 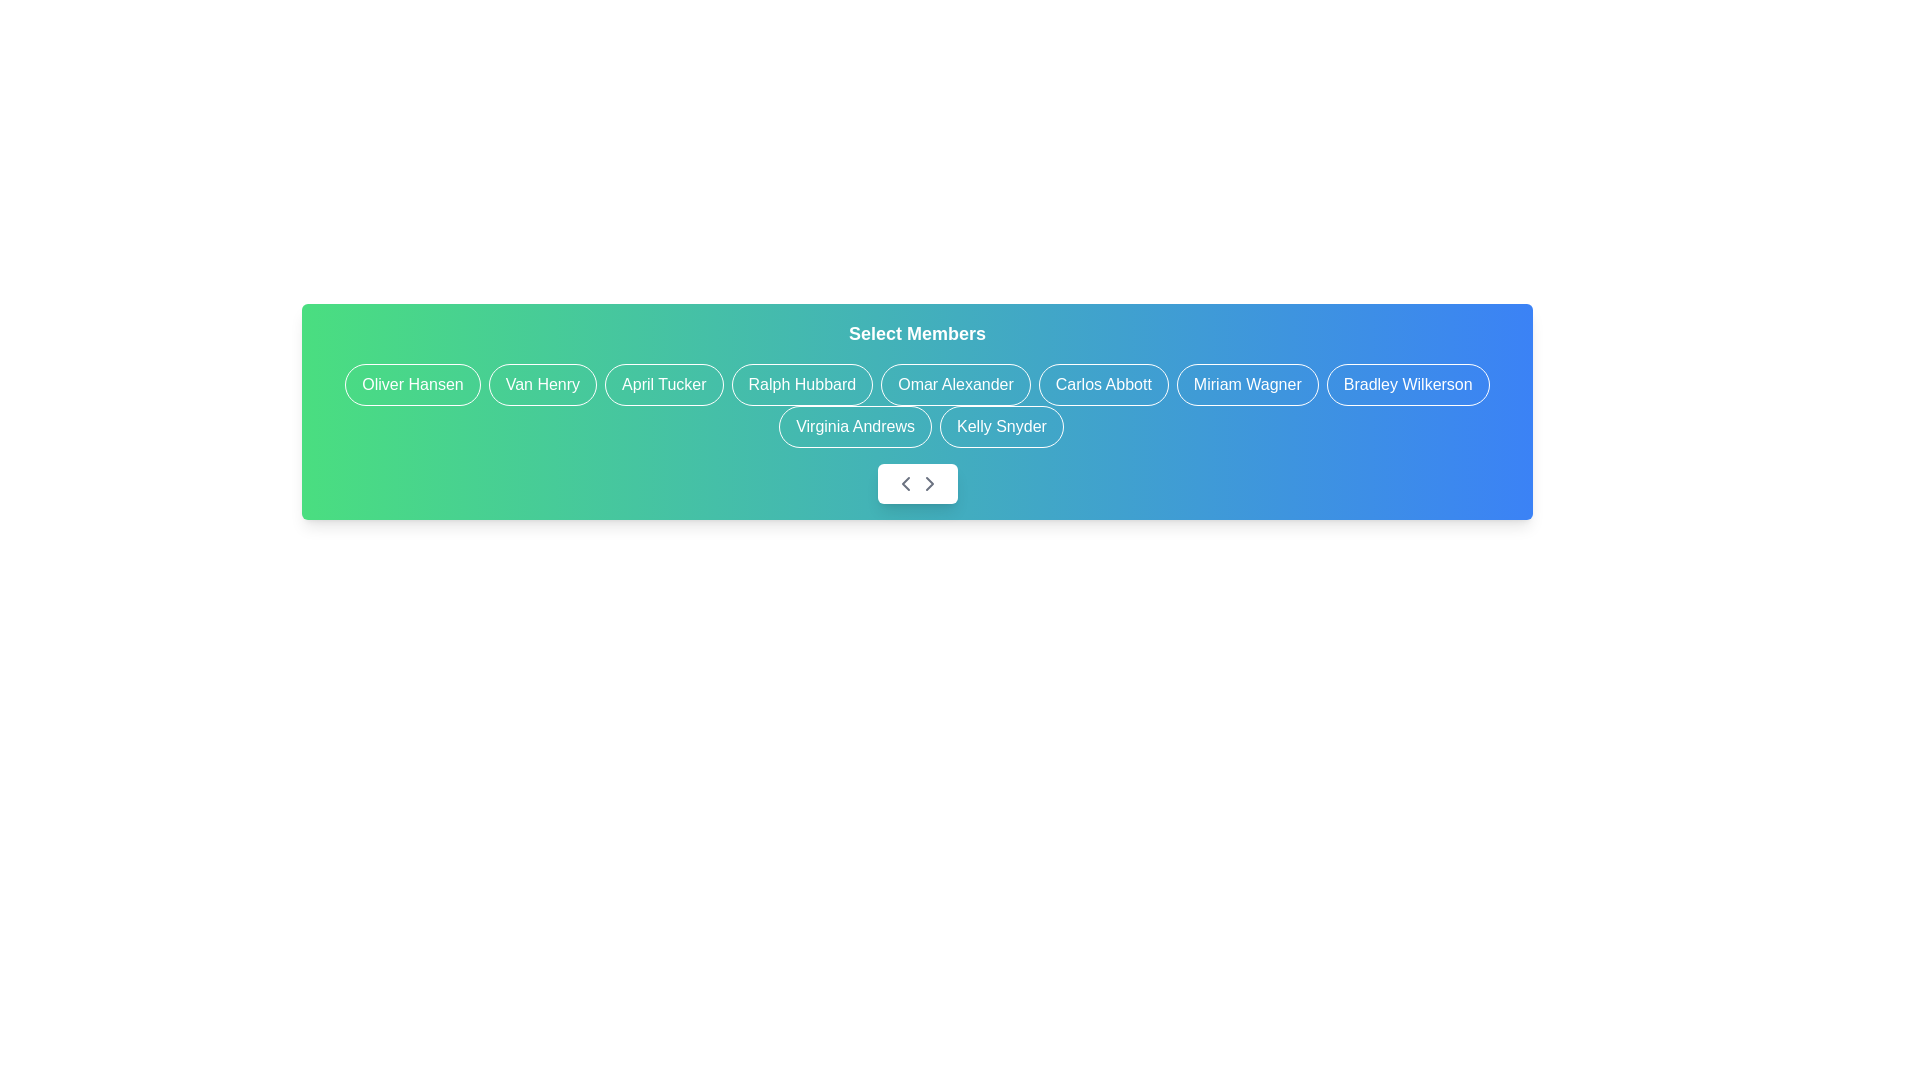 I want to click on the button labeled 'Miriam Wagner', which is a rounded rectangular button with a gradient background and white text, so click(x=1246, y=385).